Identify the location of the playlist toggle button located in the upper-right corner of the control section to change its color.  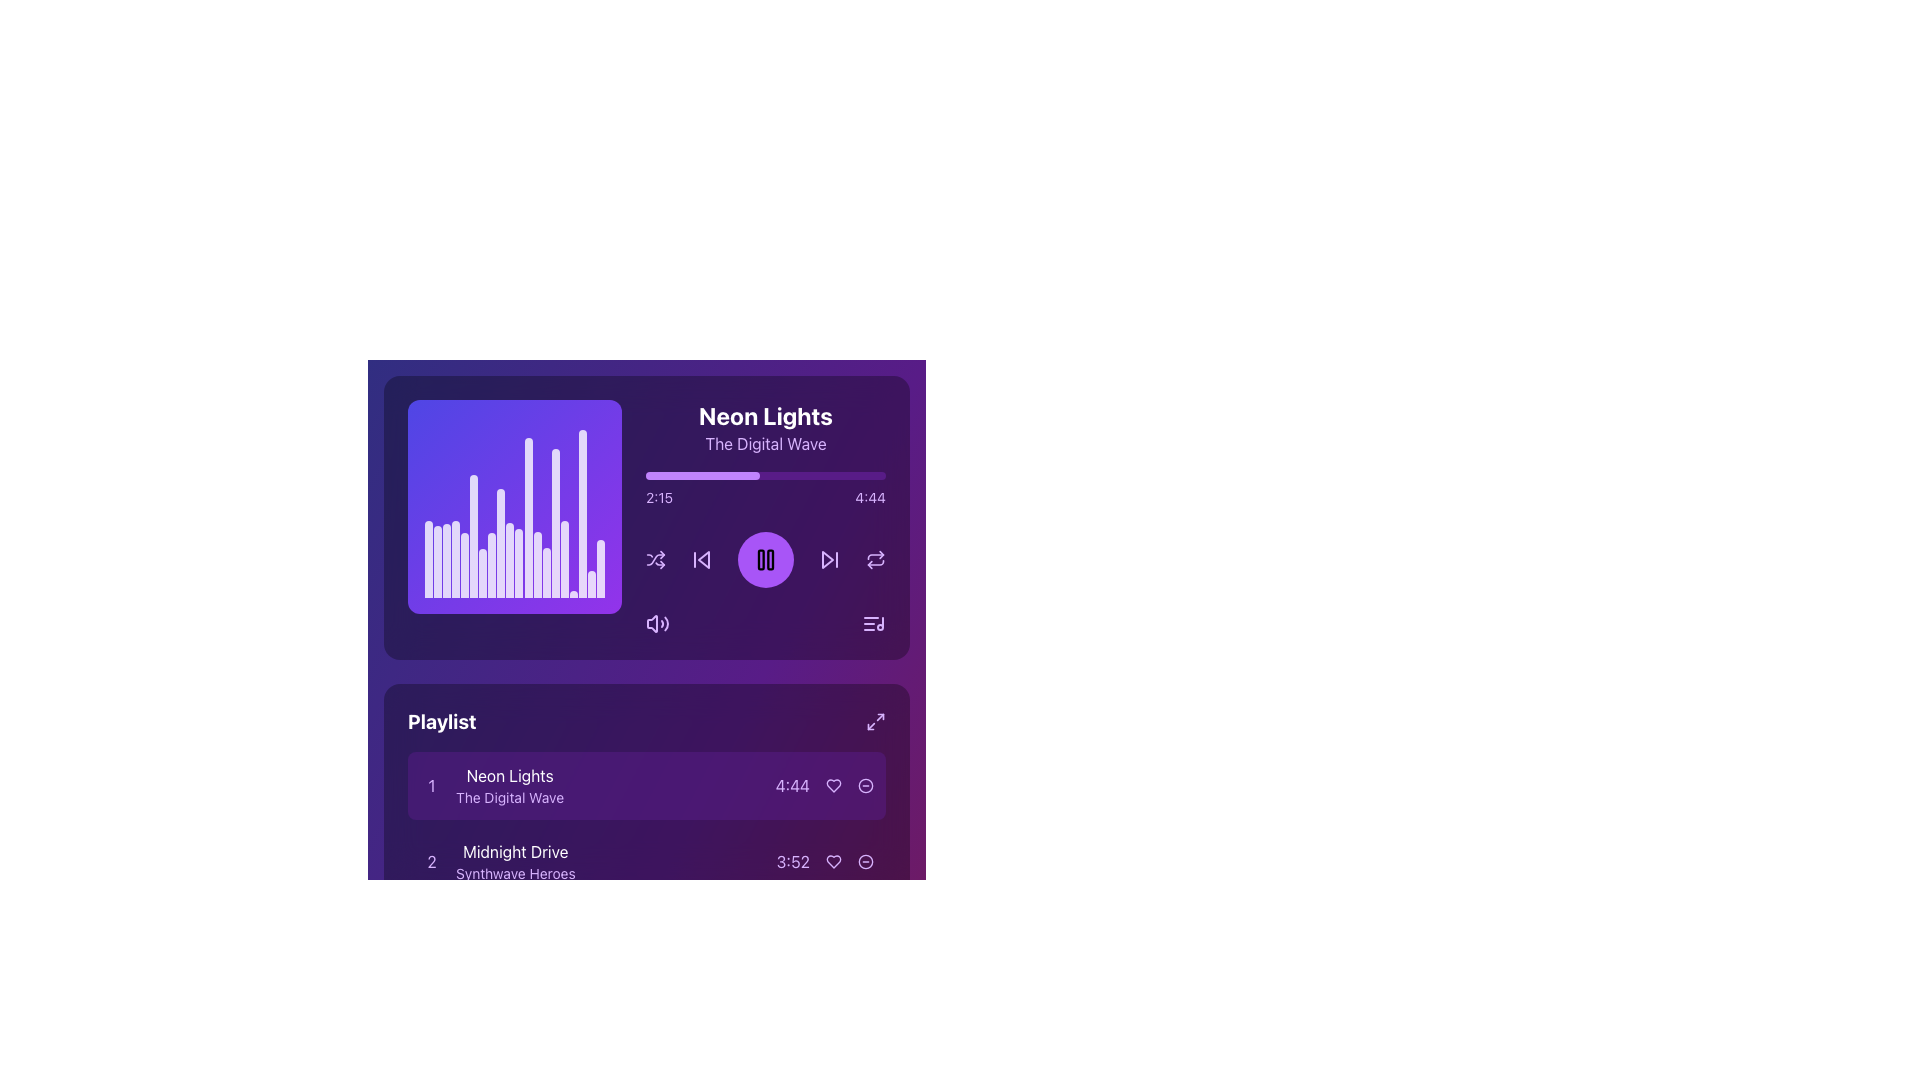
(873, 623).